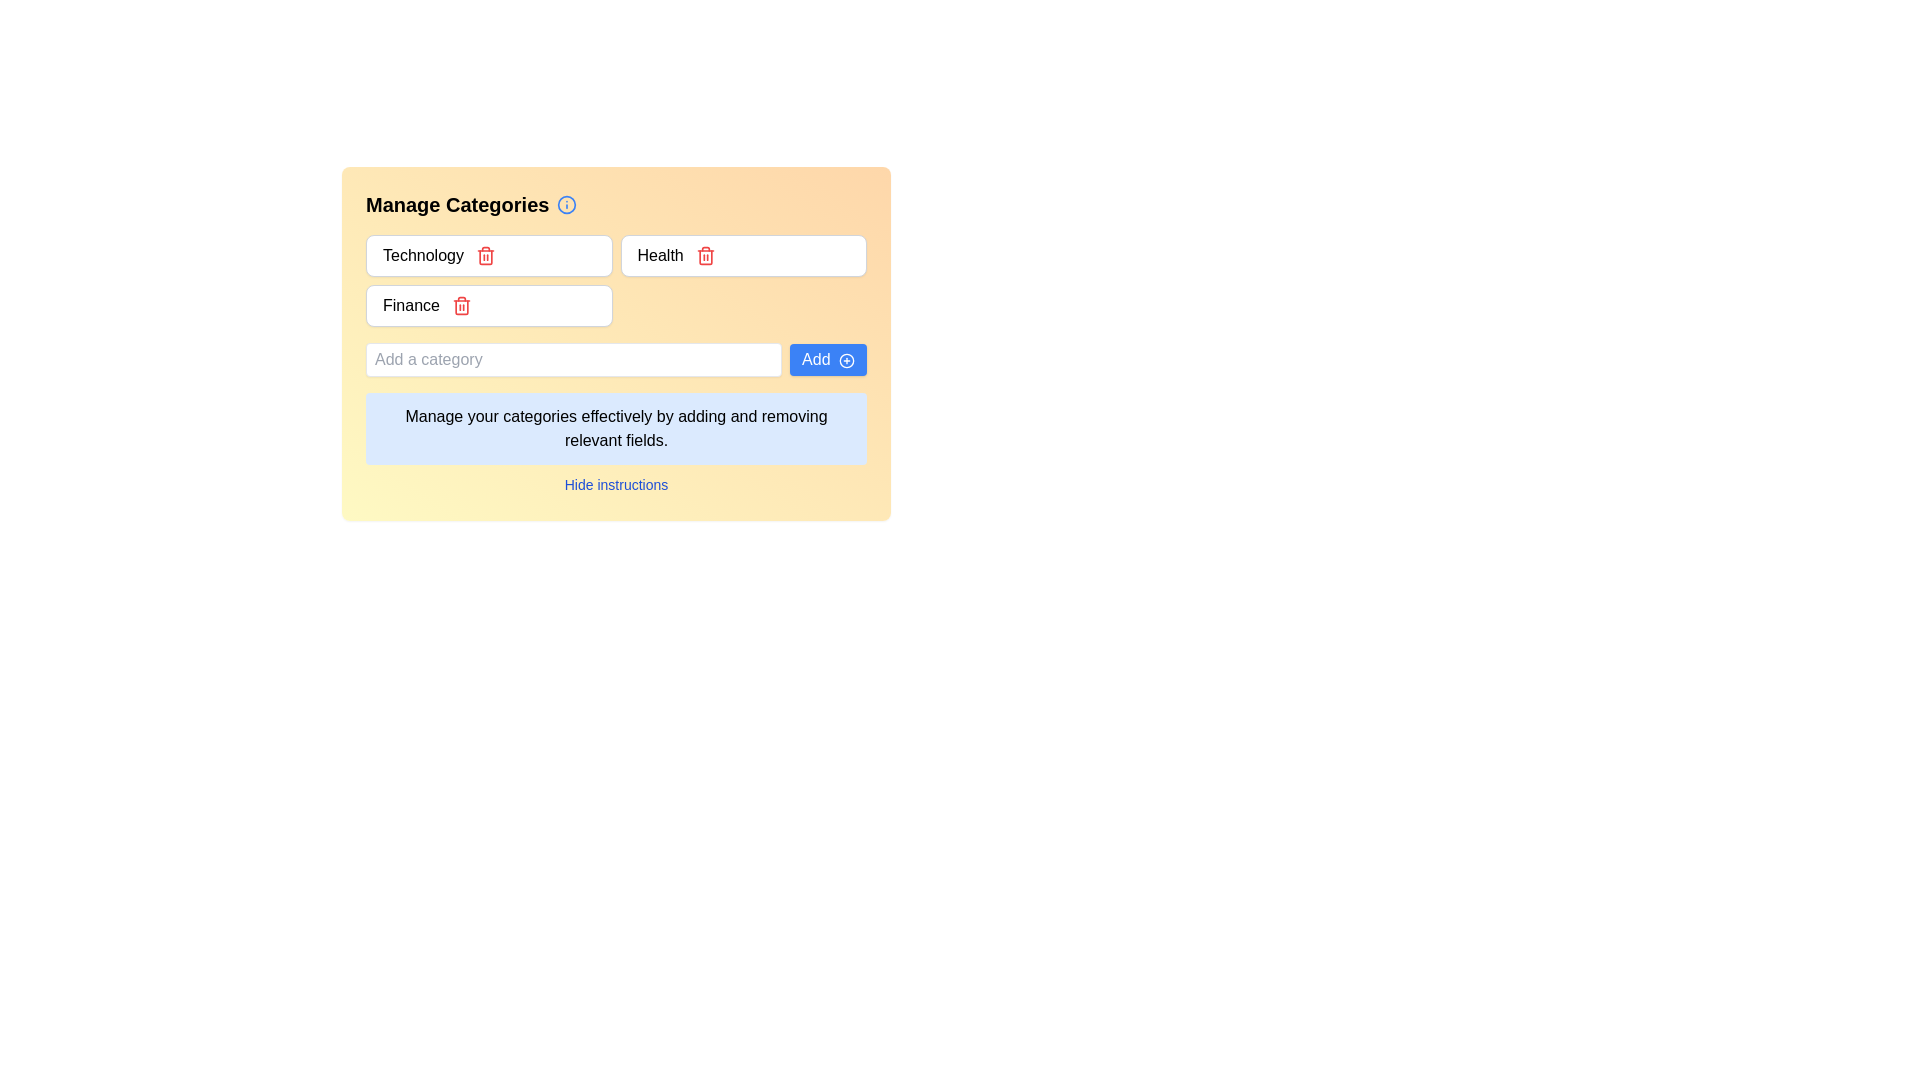 The width and height of the screenshot is (1920, 1080). Describe the element at coordinates (705, 256) in the screenshot. I see `the trash icon in the category management section, which signifies a delete action adjacent to the 'Health' label` at that location.